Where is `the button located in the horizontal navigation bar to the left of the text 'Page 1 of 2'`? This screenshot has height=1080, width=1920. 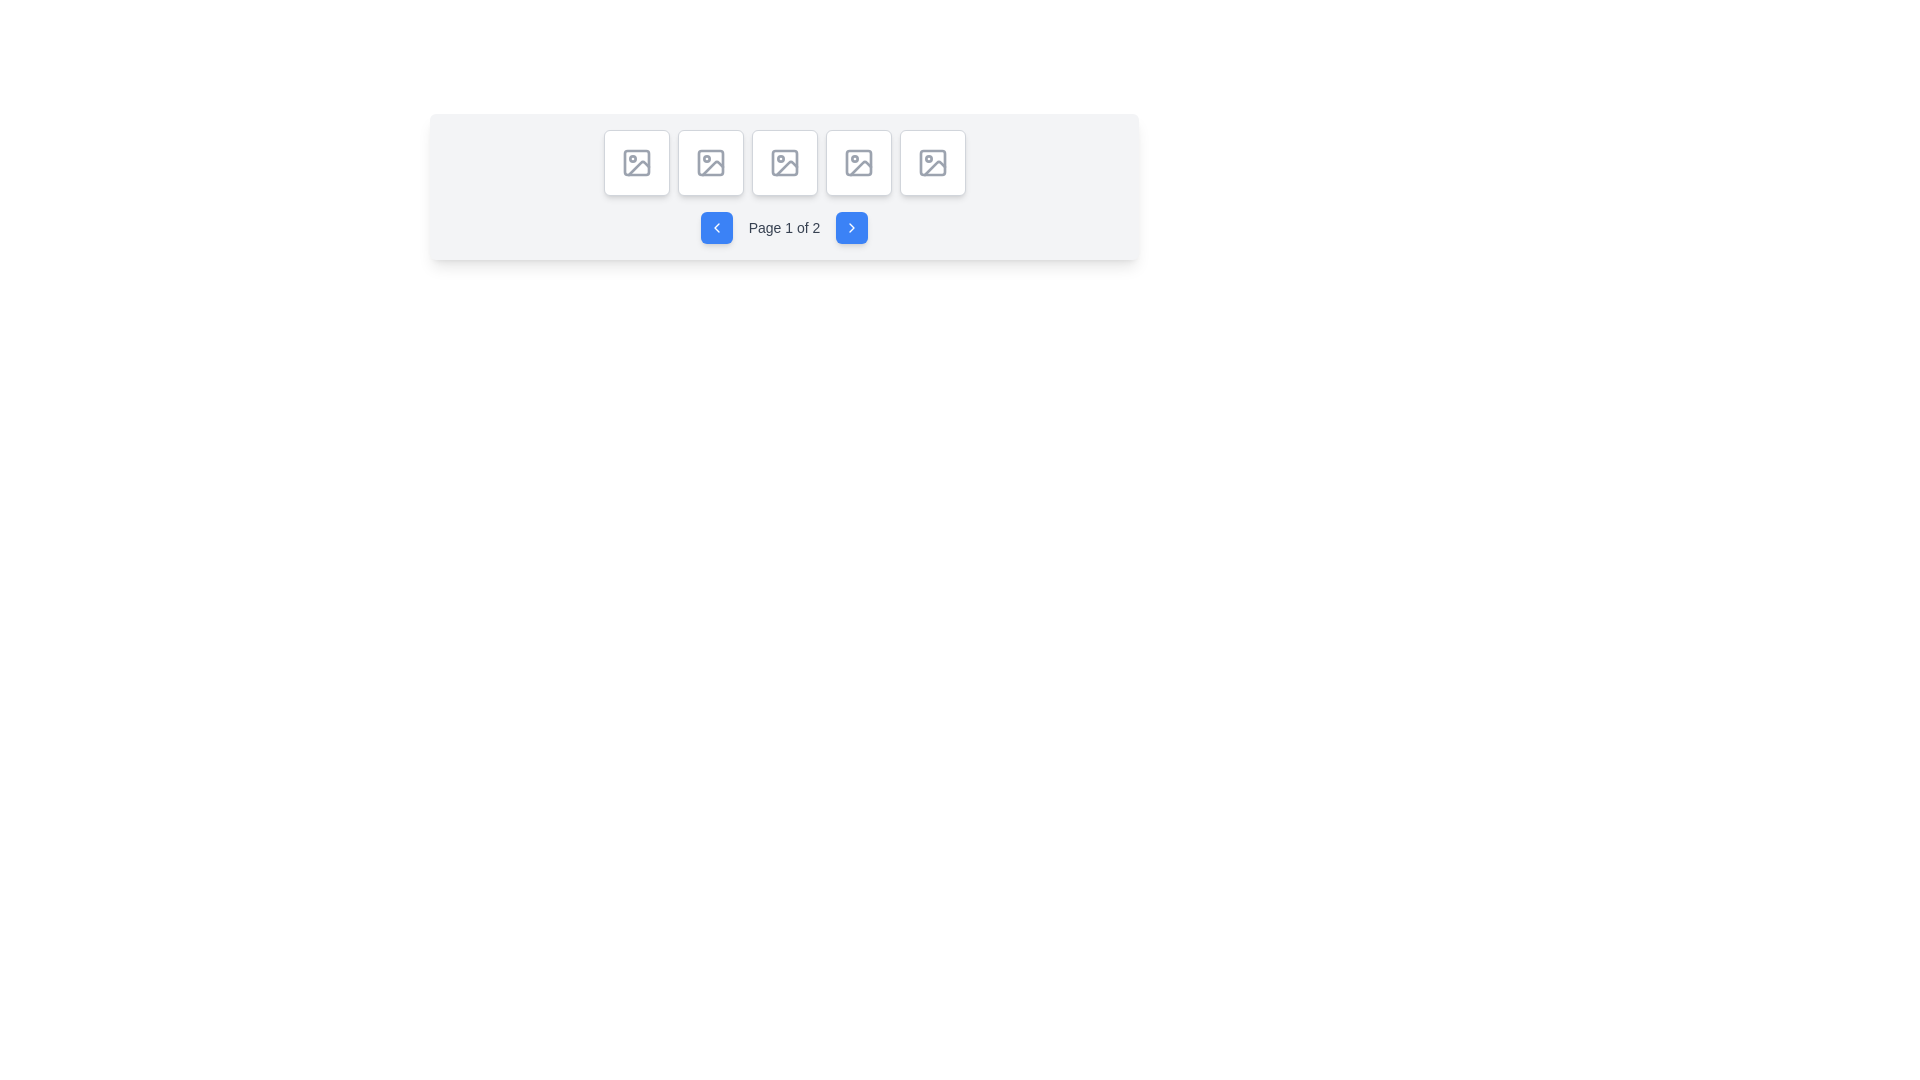
the button located in the horizontal navigation bar to the left of the text 'Page 1 of 2' is located at coordinates (716, 226).